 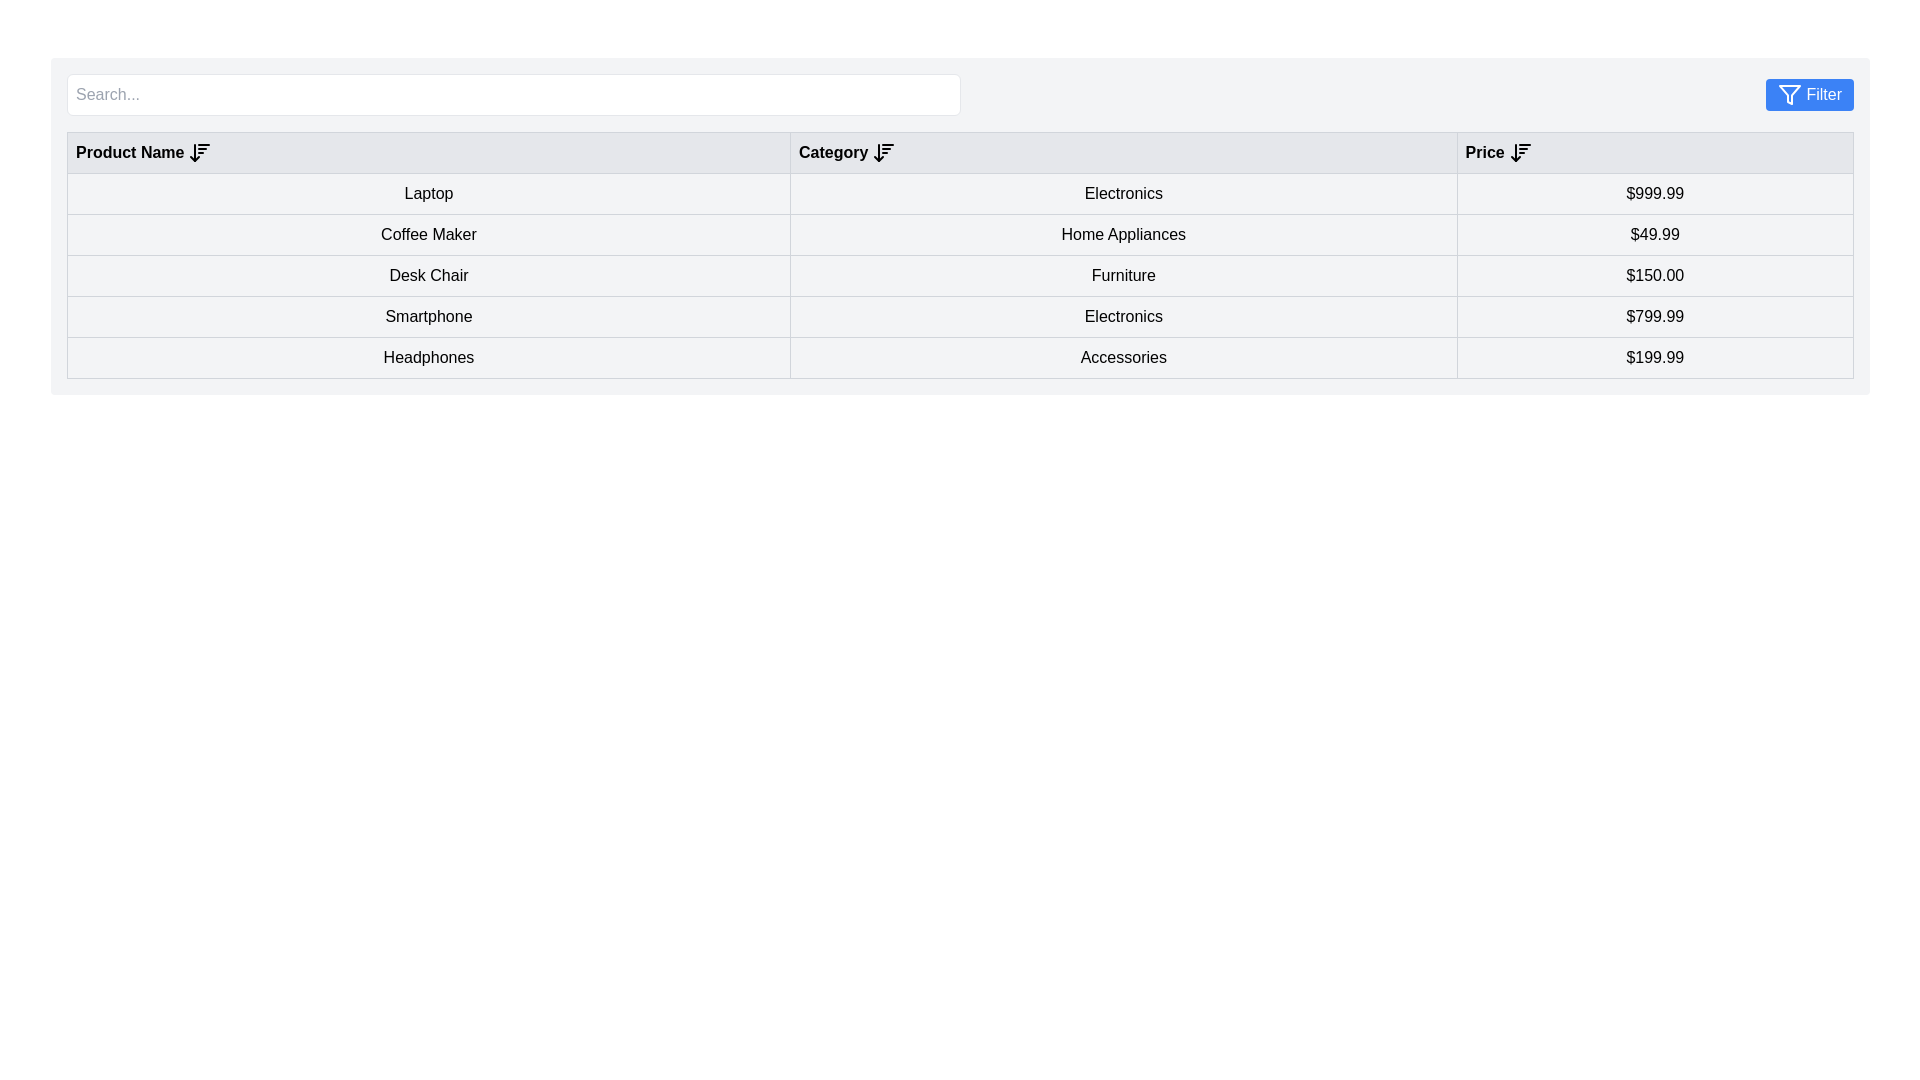 I want to click on the filter icon located in the top-right corner of the interface, so click(x=1790, y=95).